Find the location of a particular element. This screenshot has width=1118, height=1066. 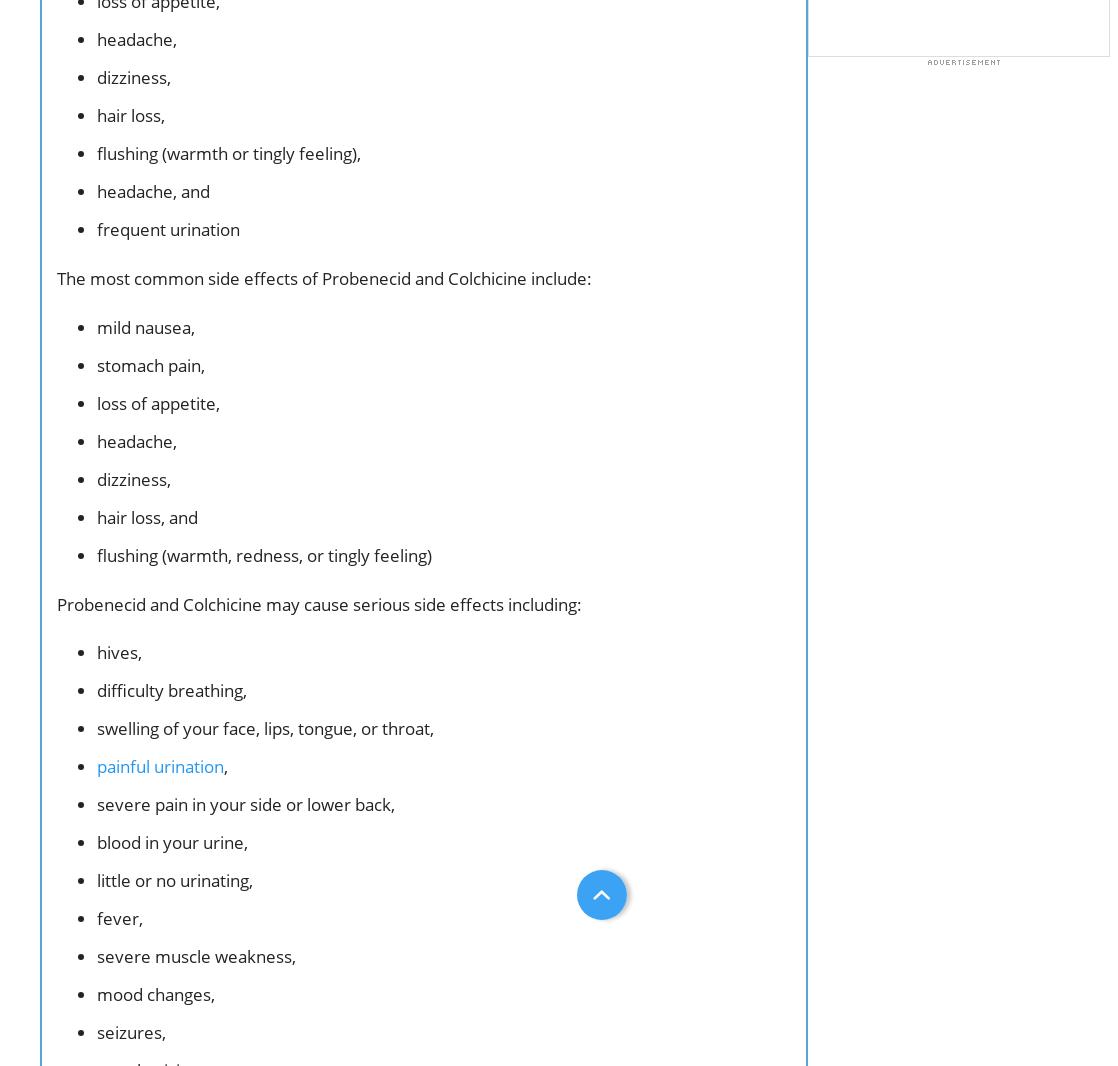

'hives,' is located at coordinates (119, 651).